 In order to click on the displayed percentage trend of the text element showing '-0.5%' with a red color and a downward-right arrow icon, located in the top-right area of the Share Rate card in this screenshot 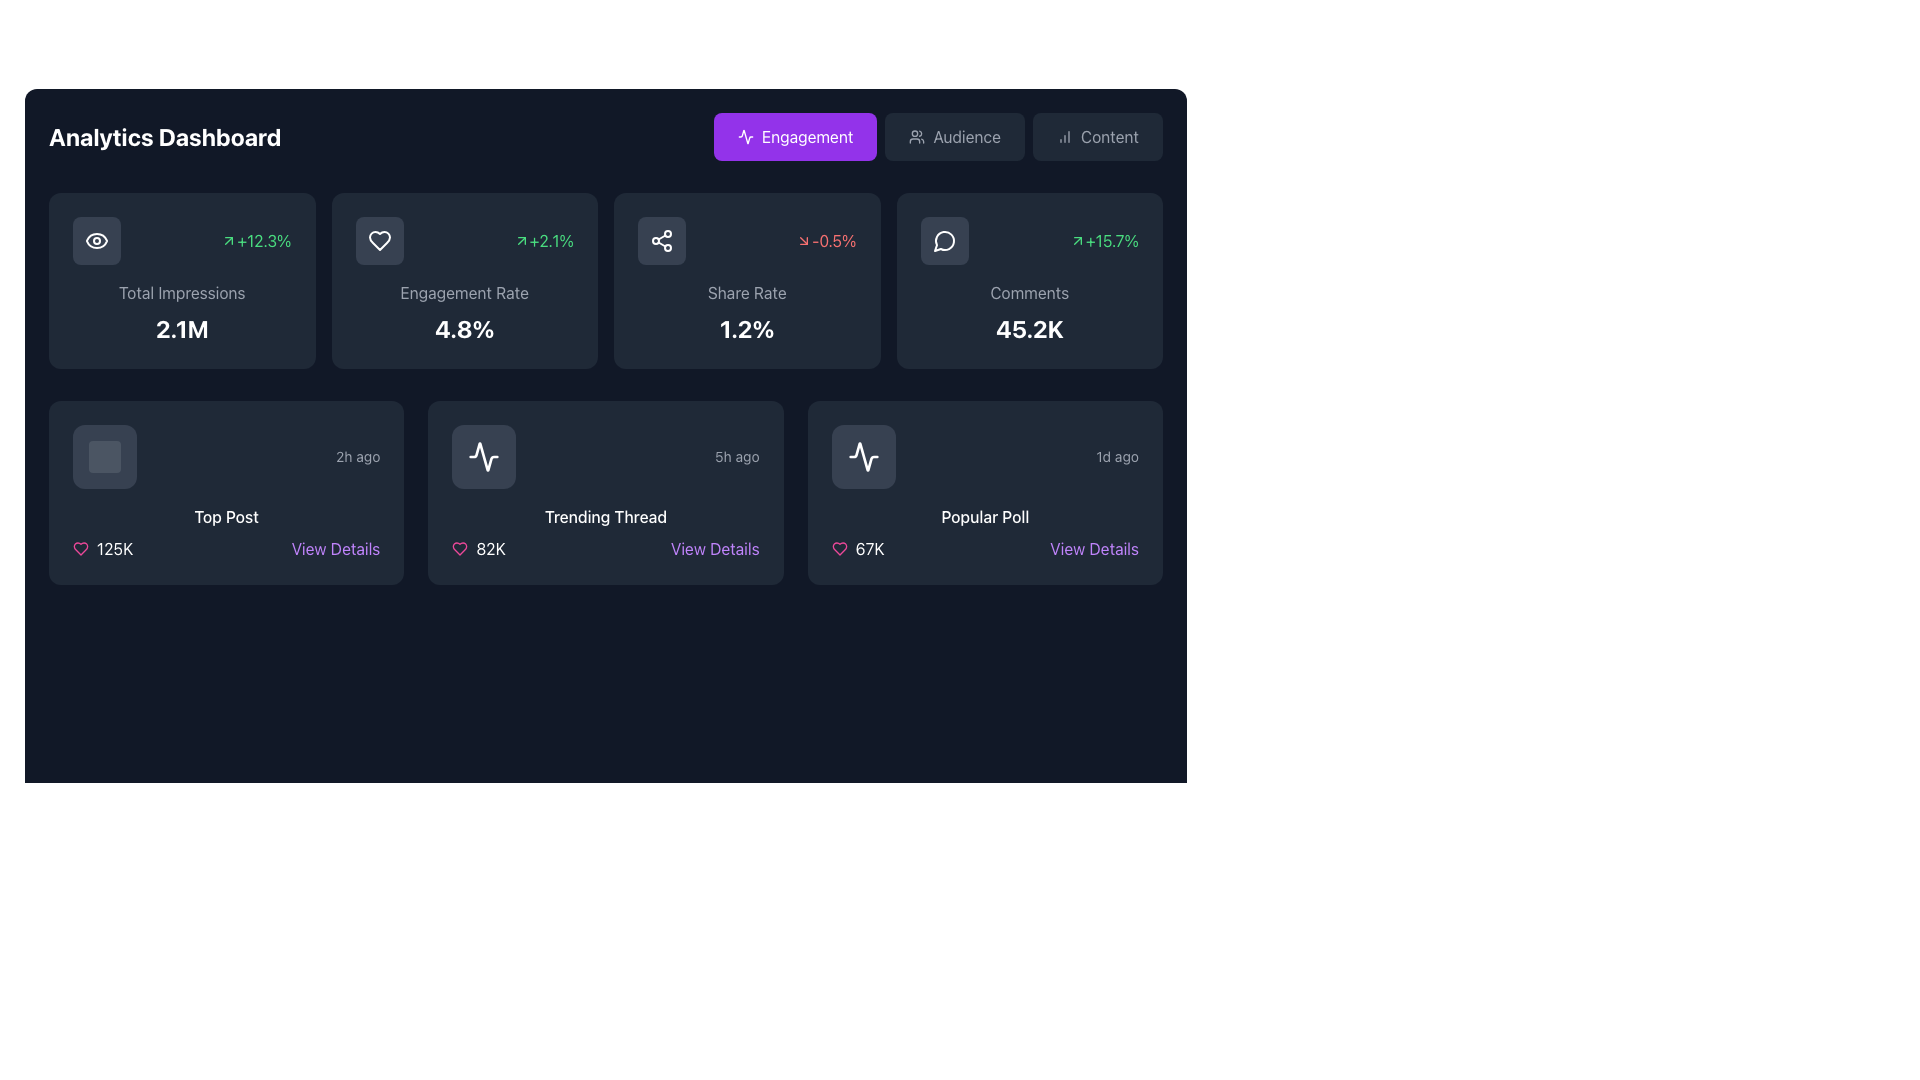, I will do `click(826, 239)`.